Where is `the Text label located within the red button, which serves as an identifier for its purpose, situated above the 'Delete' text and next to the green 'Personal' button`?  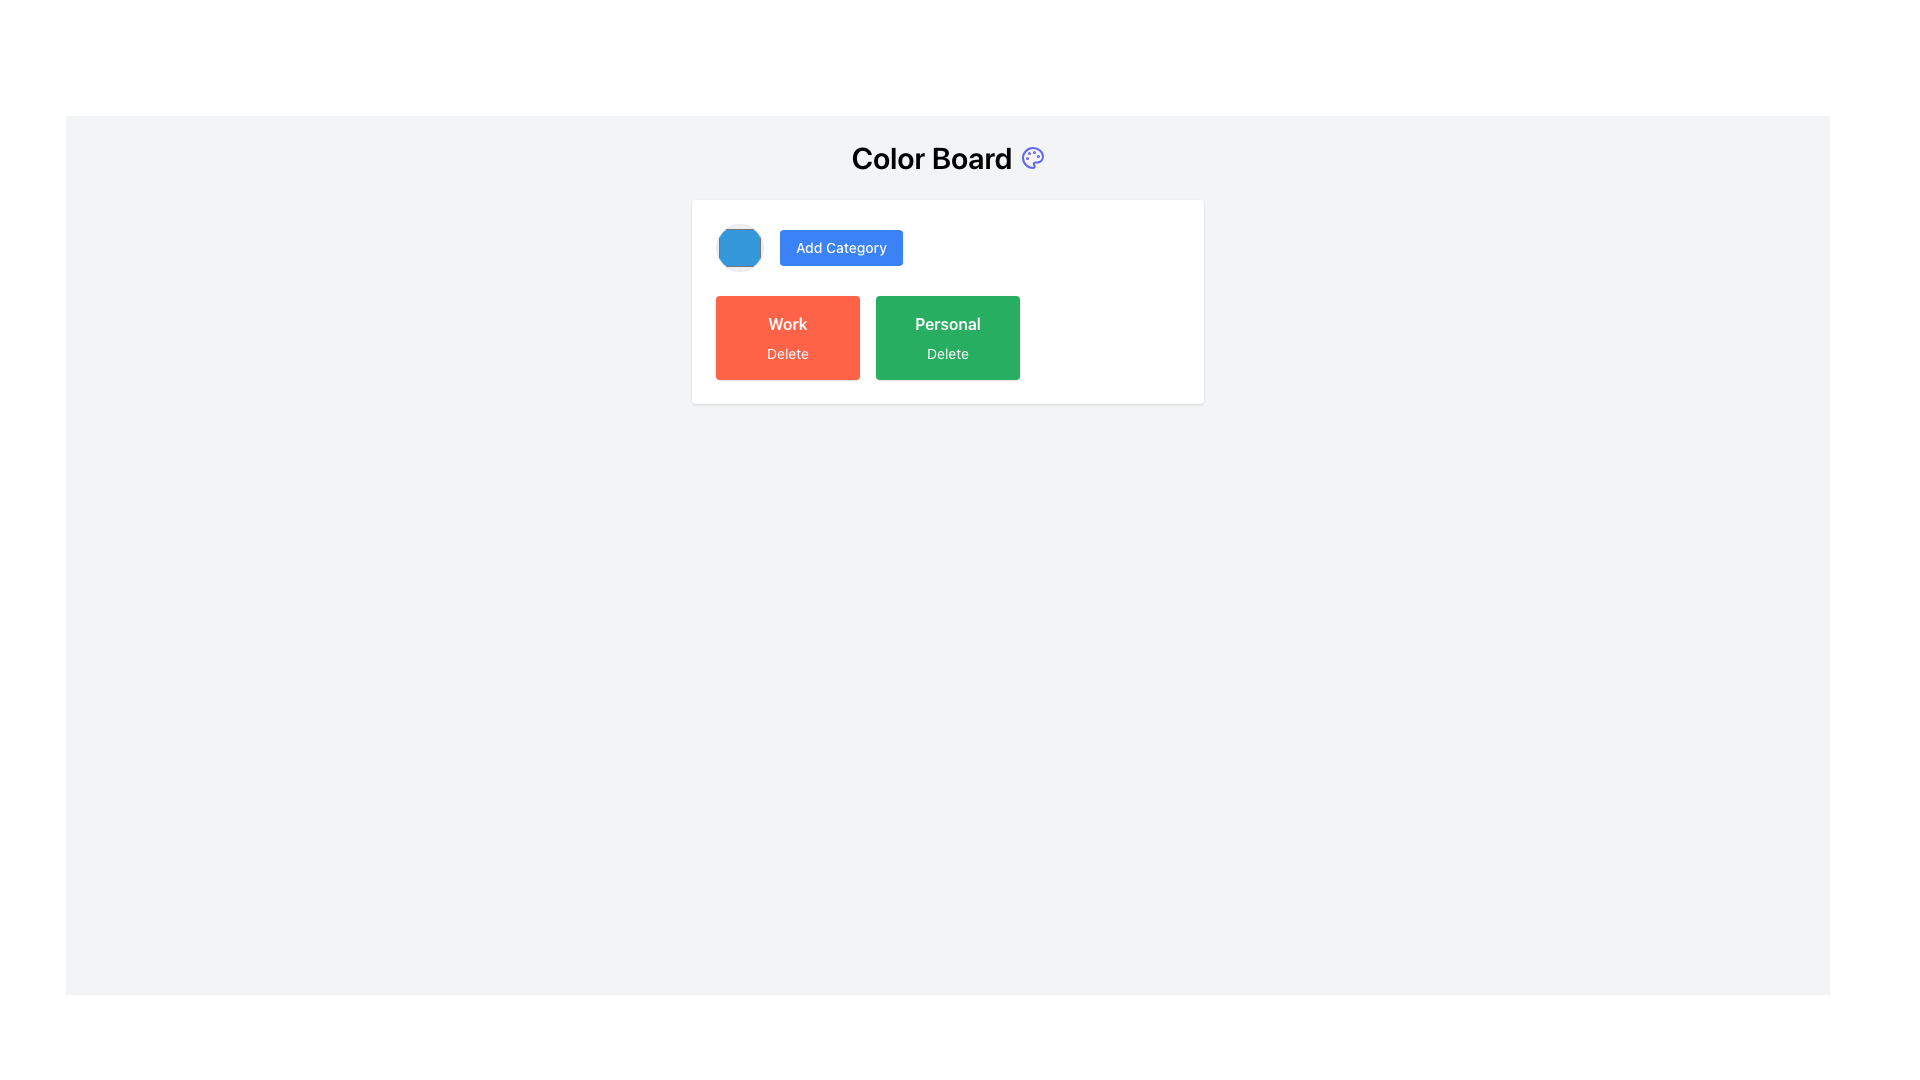
the Text label located within the red button, which serves as an identifier for its purpose, situated above the 'Delete' text and next to the green 'Personal' button is located at coordinates (786, 323).